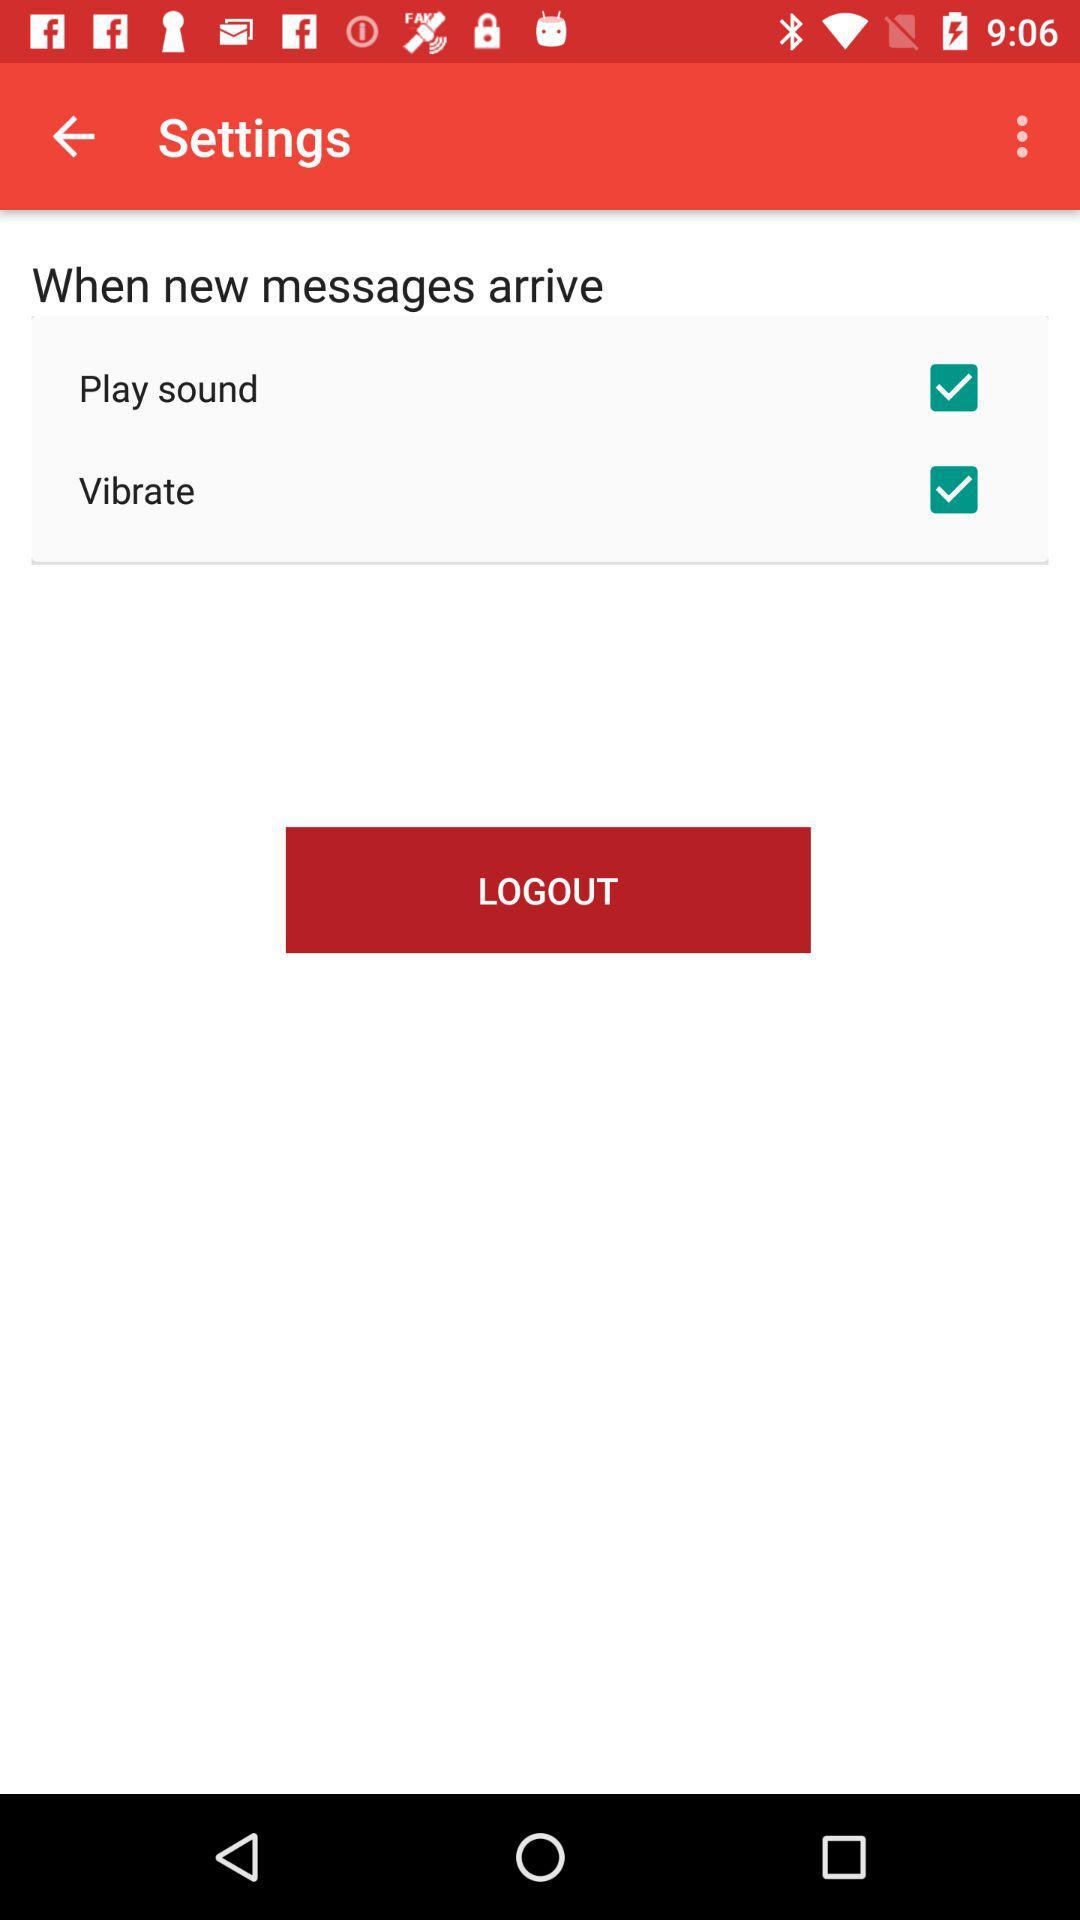 The image size is (1080, 1920). Describe the element at coordinates (548, 889) in the screenshot. I see `the item at the center` at that location.